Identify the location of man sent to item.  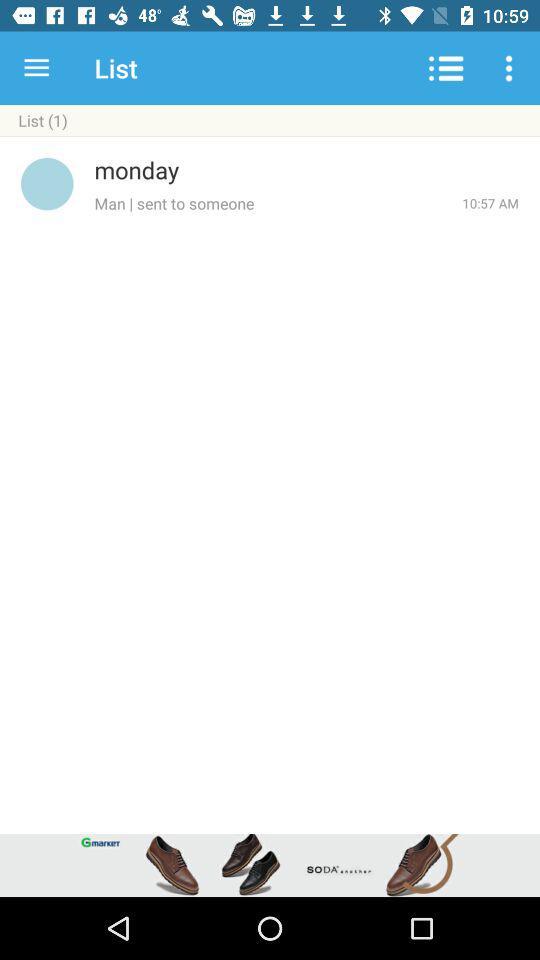
(277, 203).